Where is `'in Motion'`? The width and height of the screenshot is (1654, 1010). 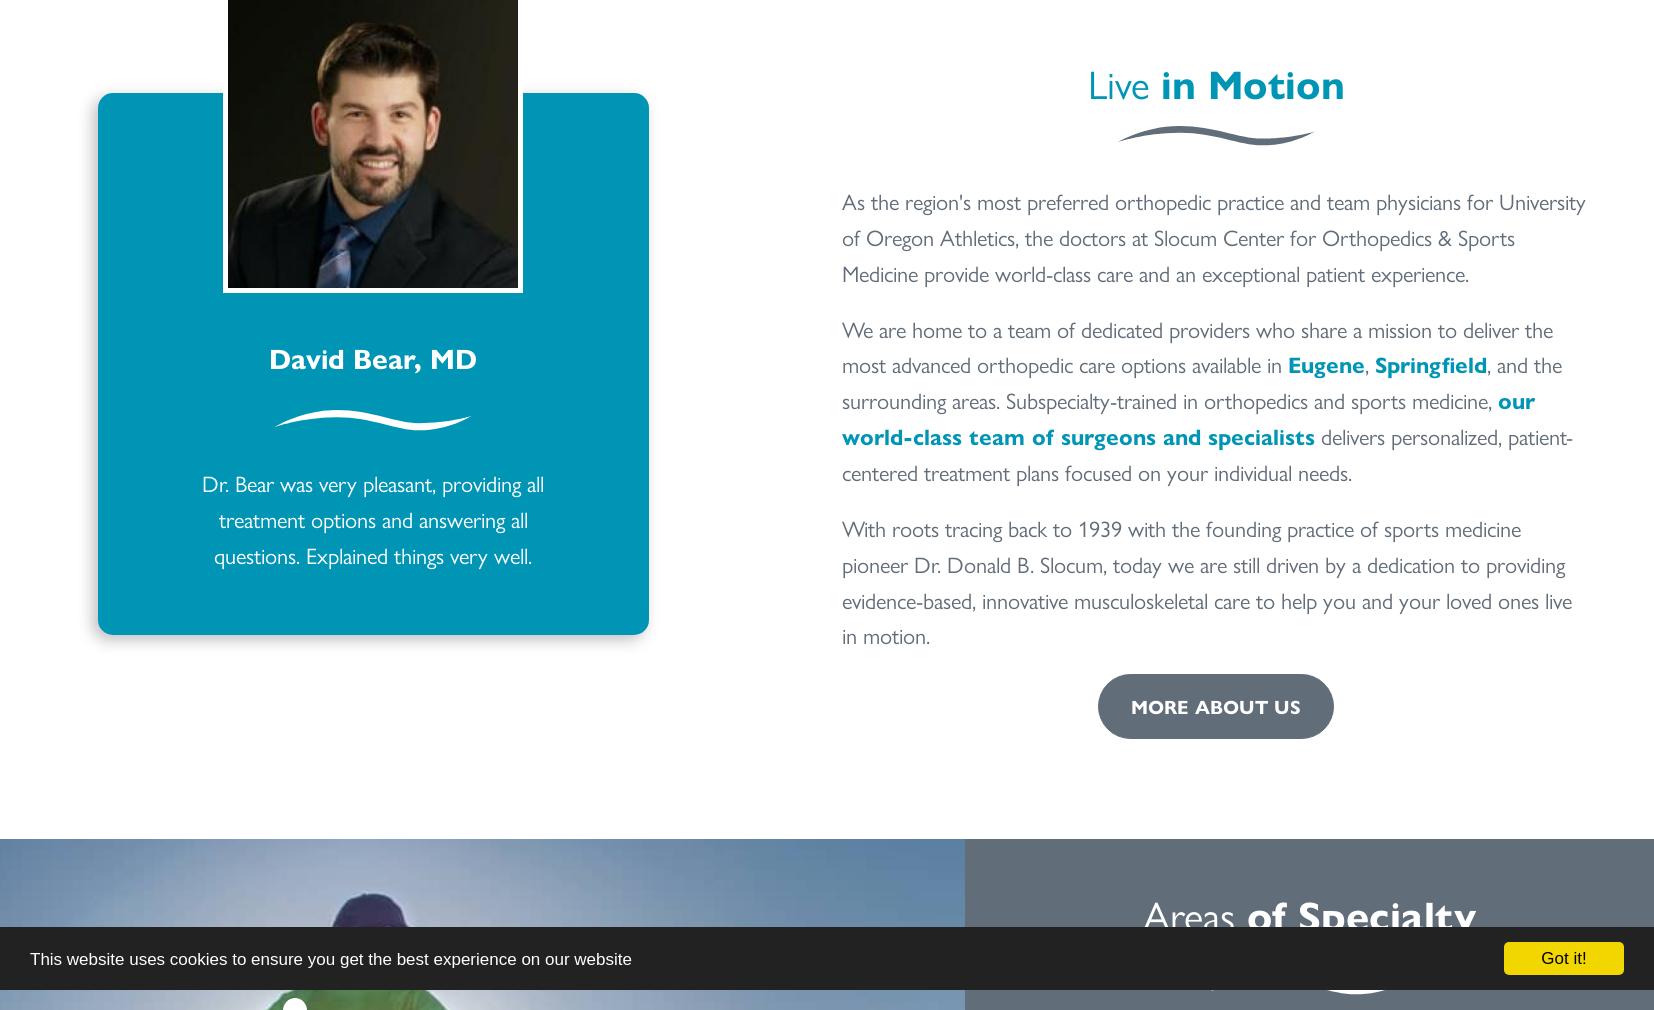 'in Motion' is located at coordinates (1252, 81).